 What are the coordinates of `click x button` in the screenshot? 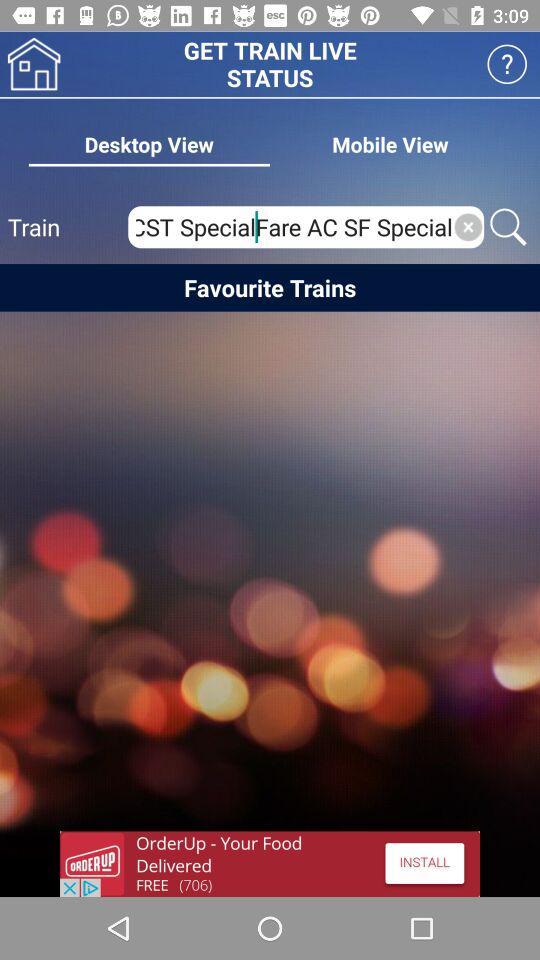 It's located at (468, 227).